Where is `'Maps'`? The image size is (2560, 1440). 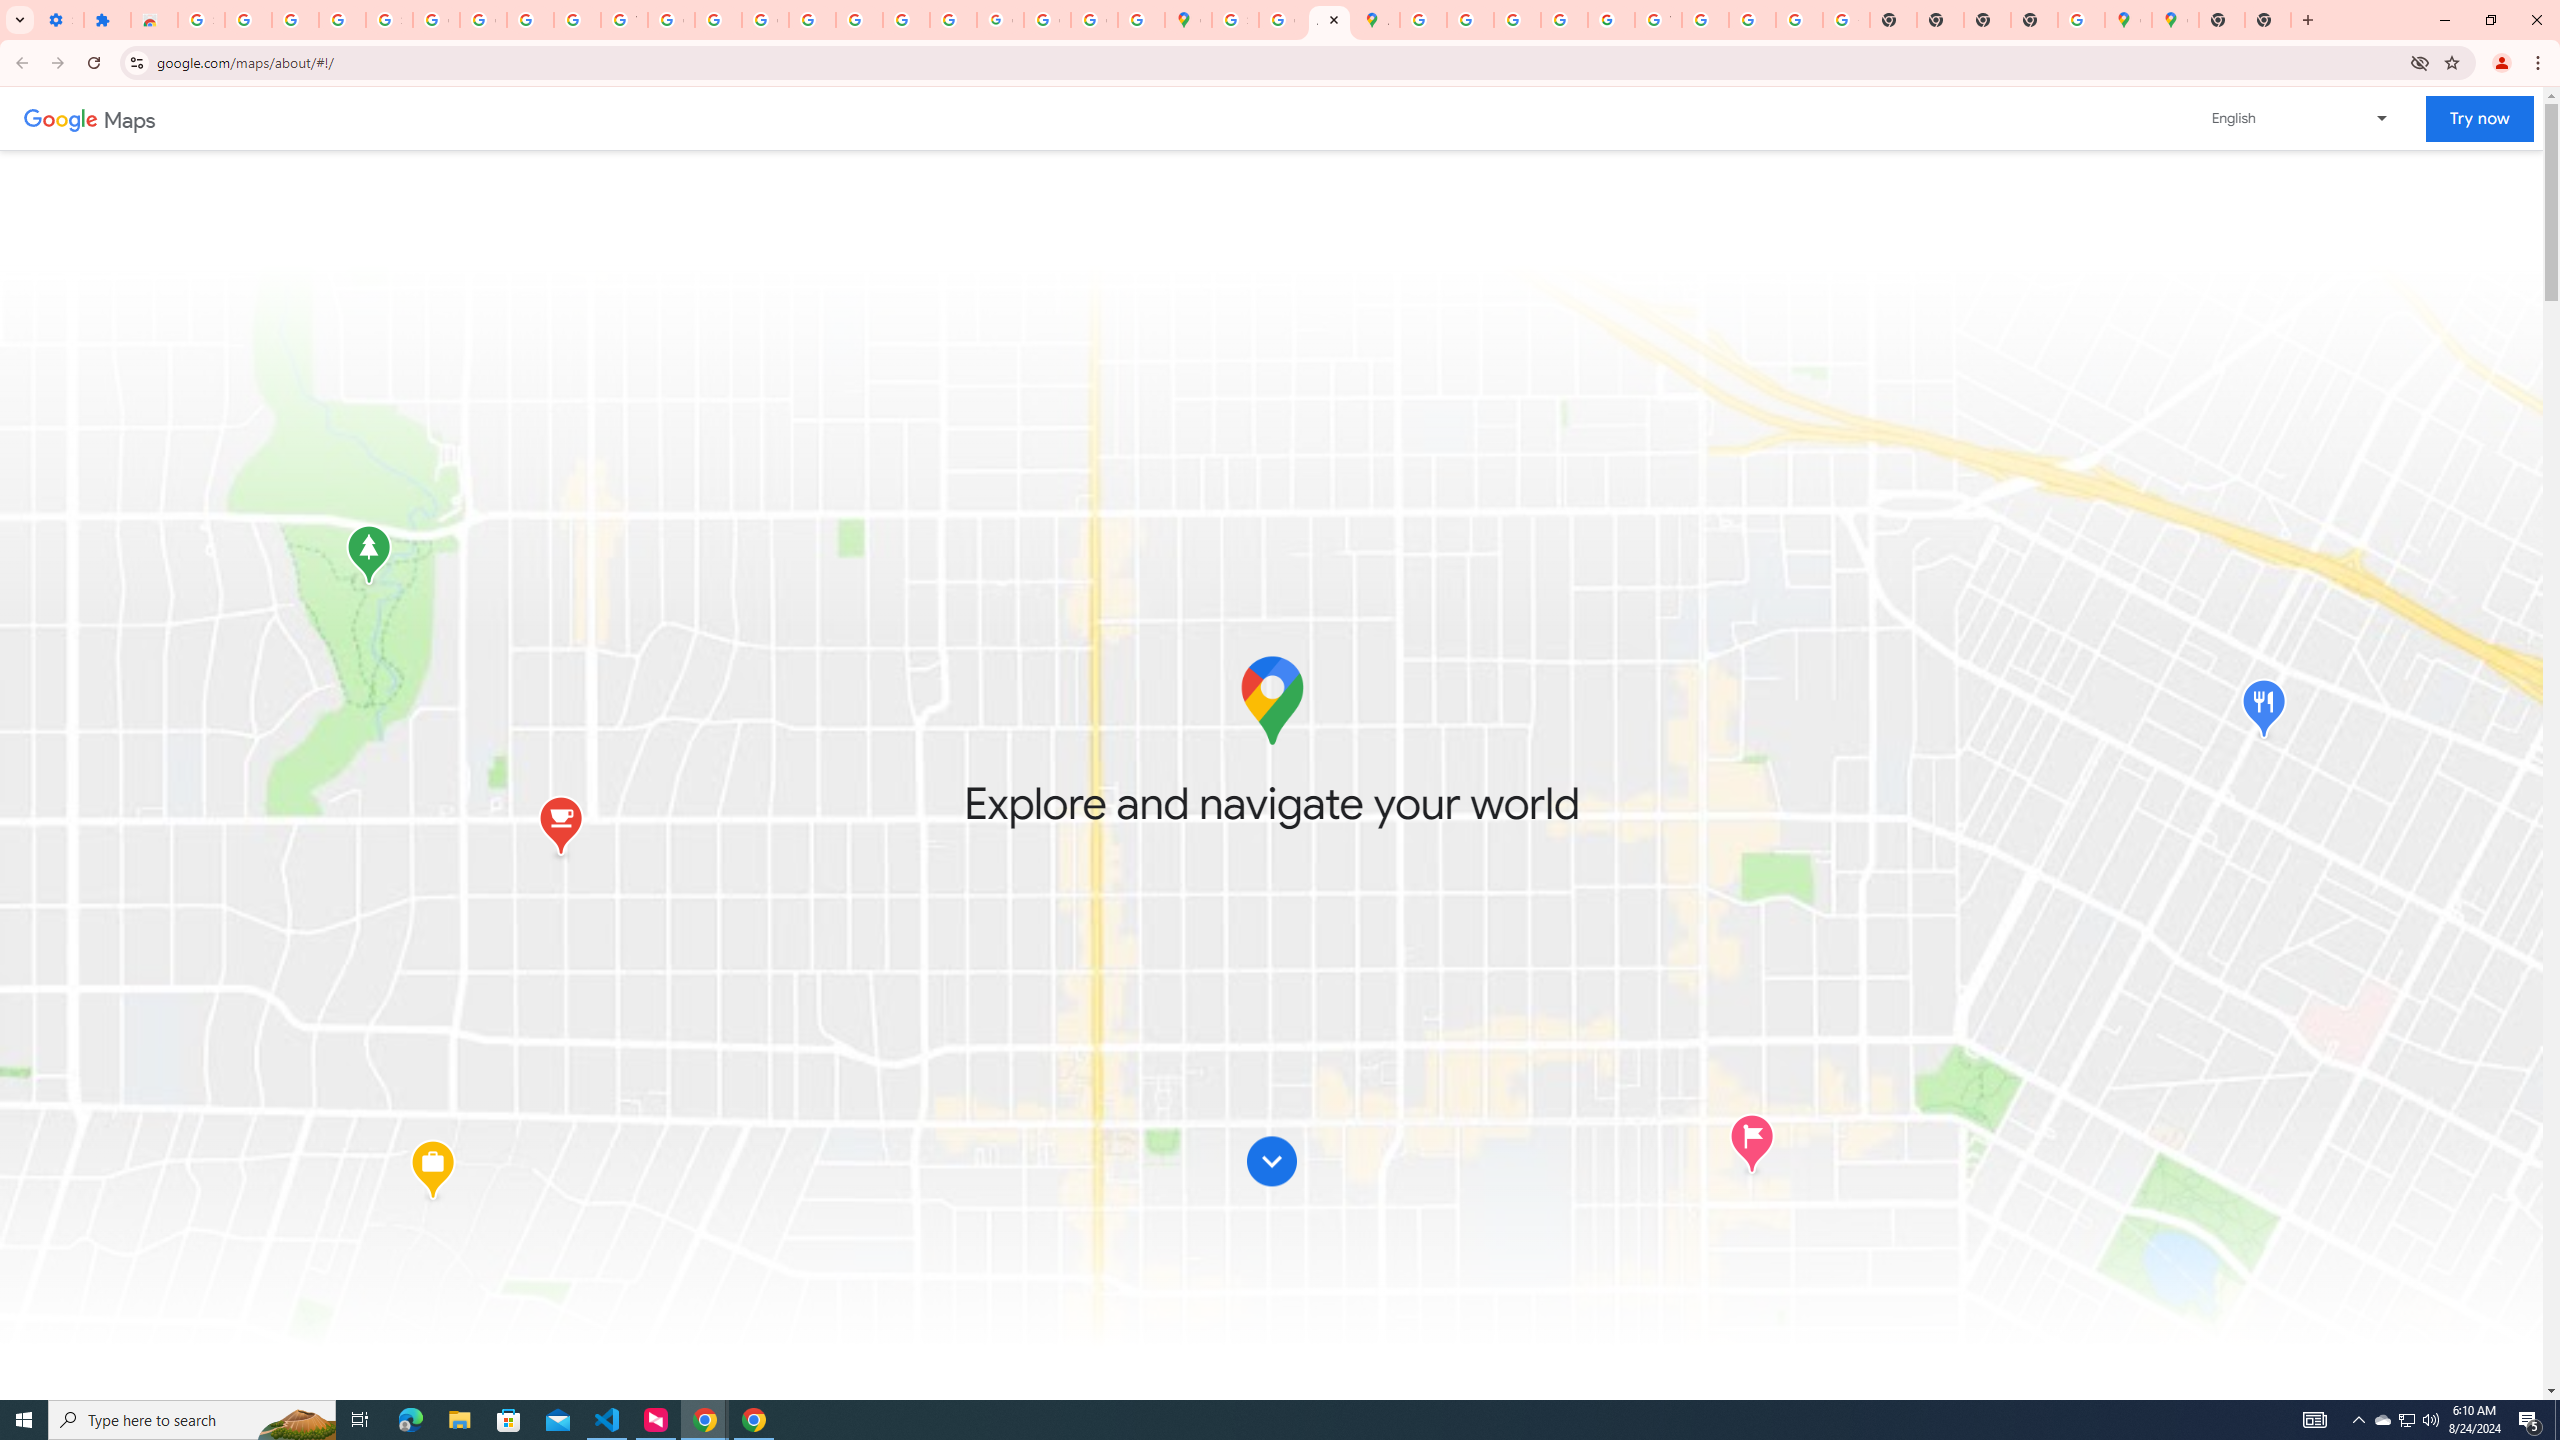 'Maps' is located at coordinates (130, 118).